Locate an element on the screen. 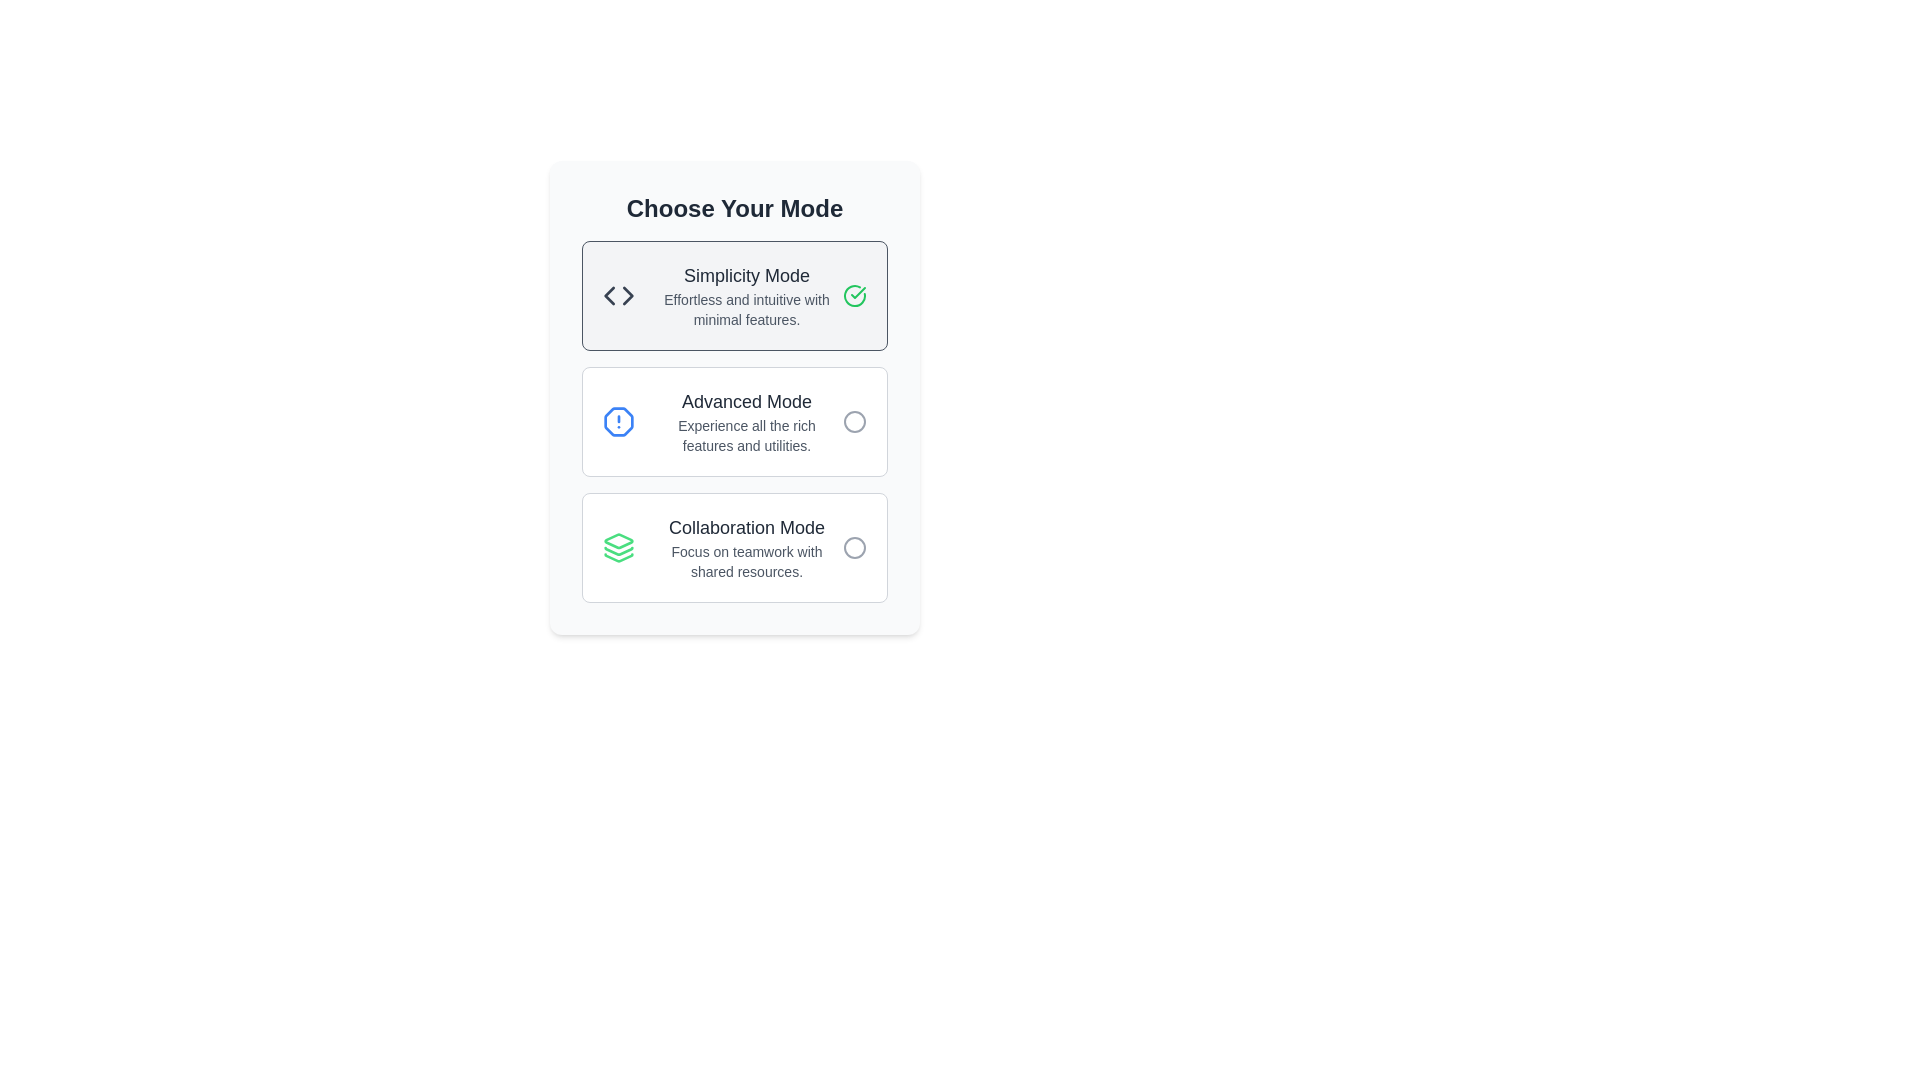  header text 'Choose Your Mode' which is prominently displayed at the top of the selection interface is located at coordinates (733, 208).